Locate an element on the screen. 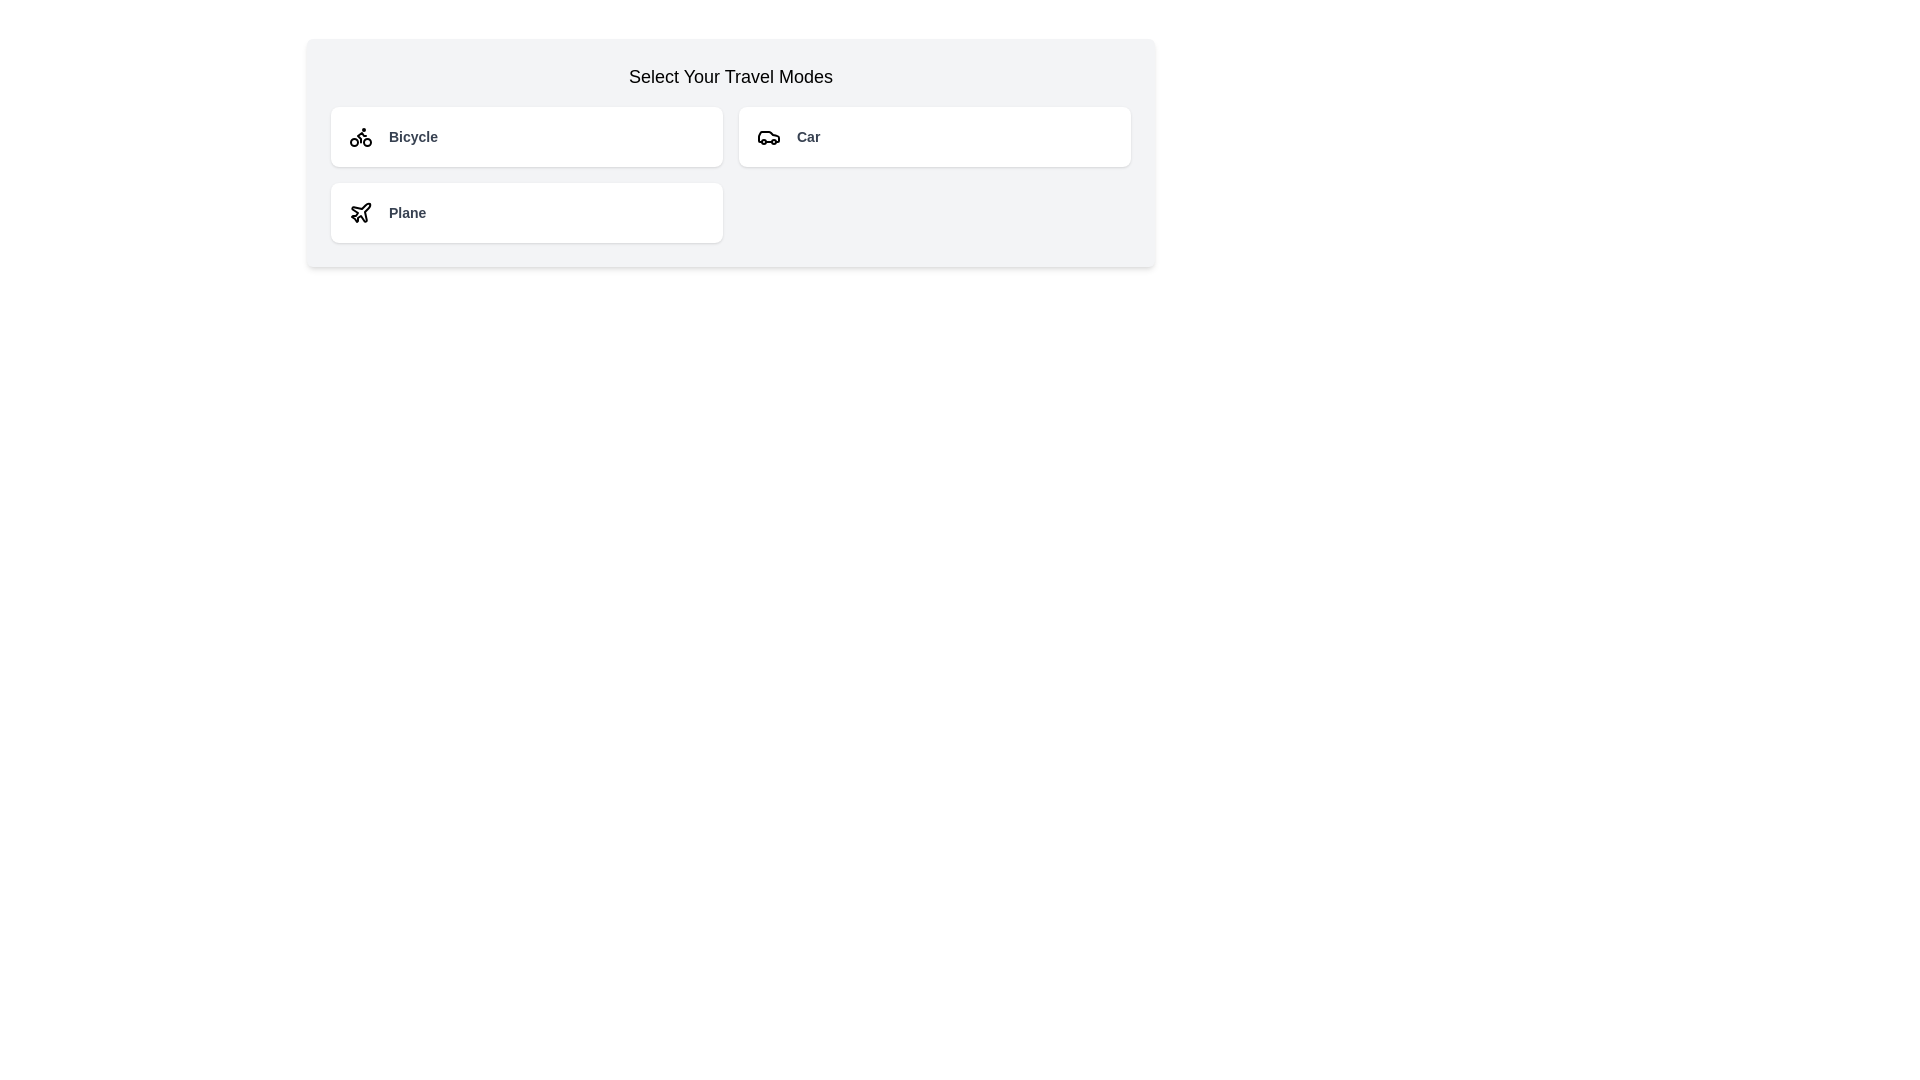 The image size is (1920, 1080). the button containing the car icon, which is the second option for selecting 'Car' as the travel mode in the travel mode selection interface located in the top-right section is located at coordinates (767, 136).